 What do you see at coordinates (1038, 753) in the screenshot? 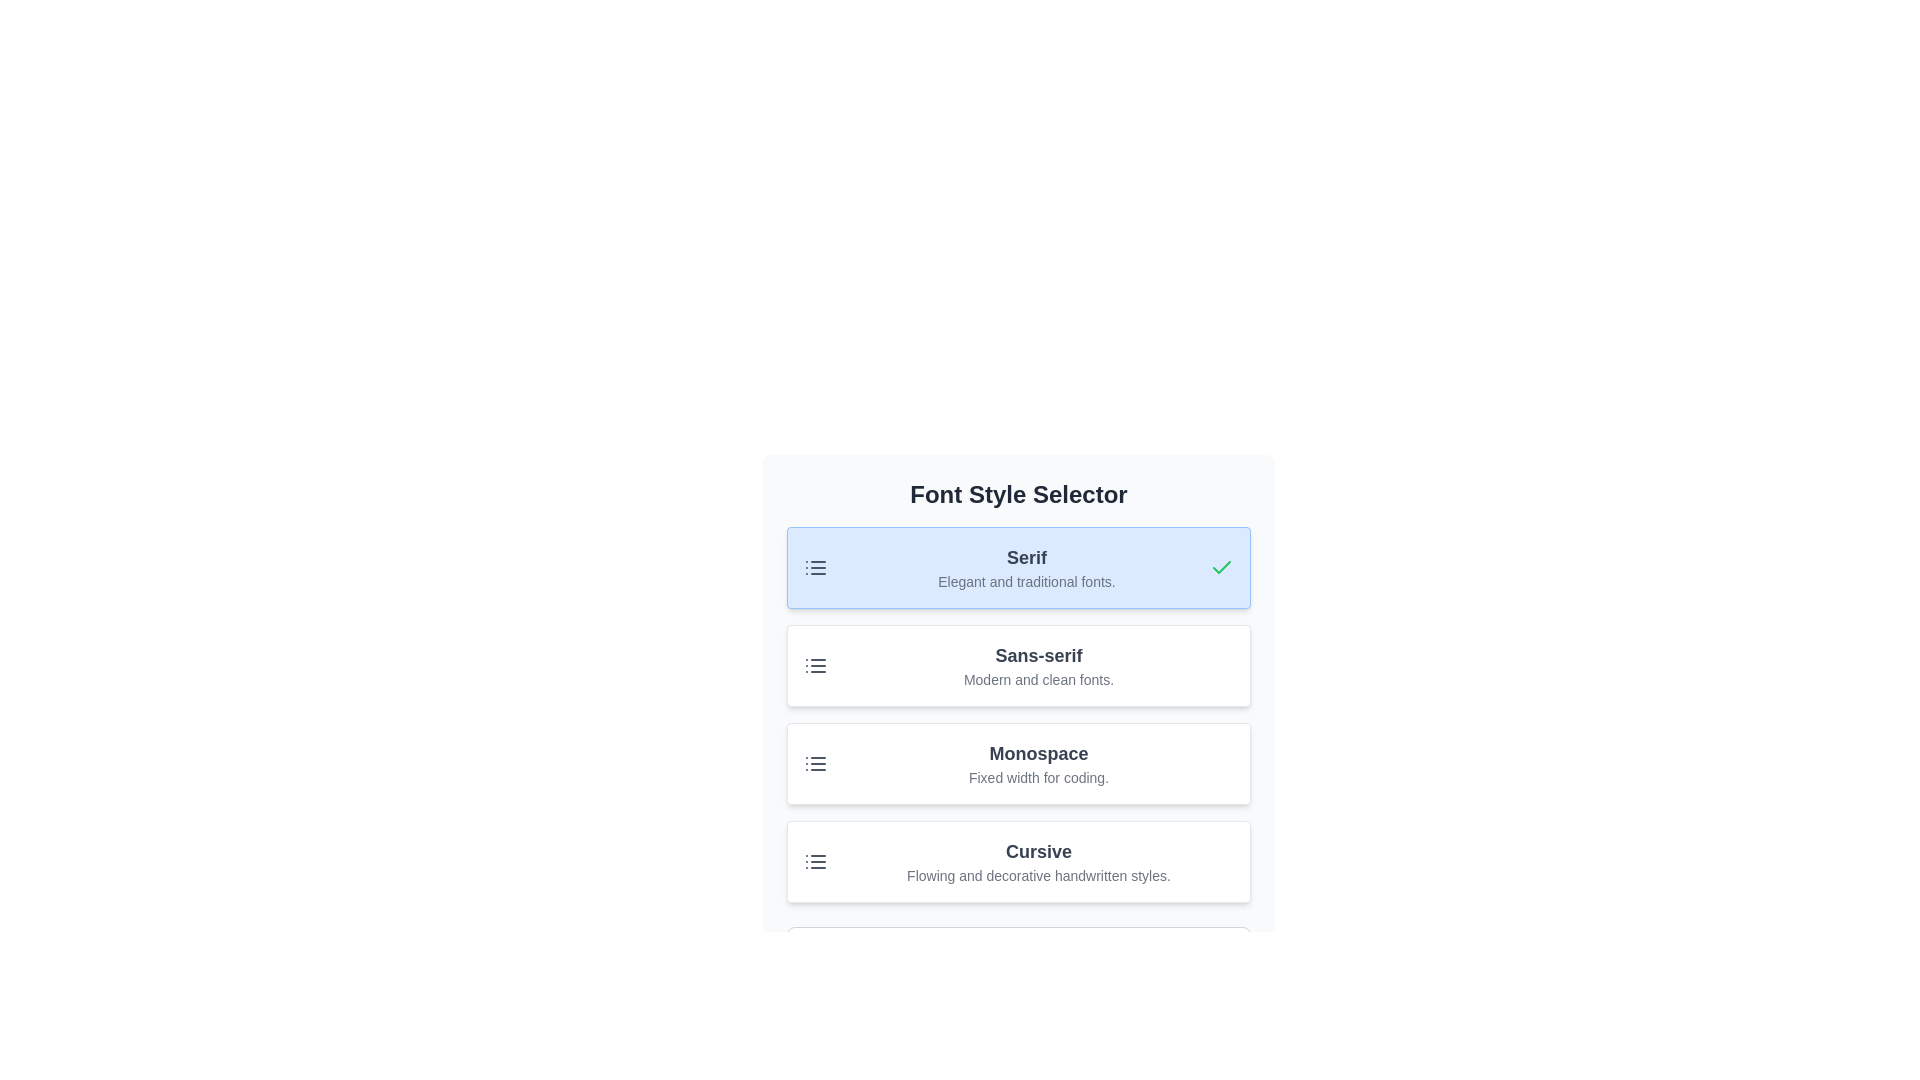
I see `the 'Monospace' font style label, which indicates the name of the font style option in the list of font styles` at bounding box center [1038, 753].